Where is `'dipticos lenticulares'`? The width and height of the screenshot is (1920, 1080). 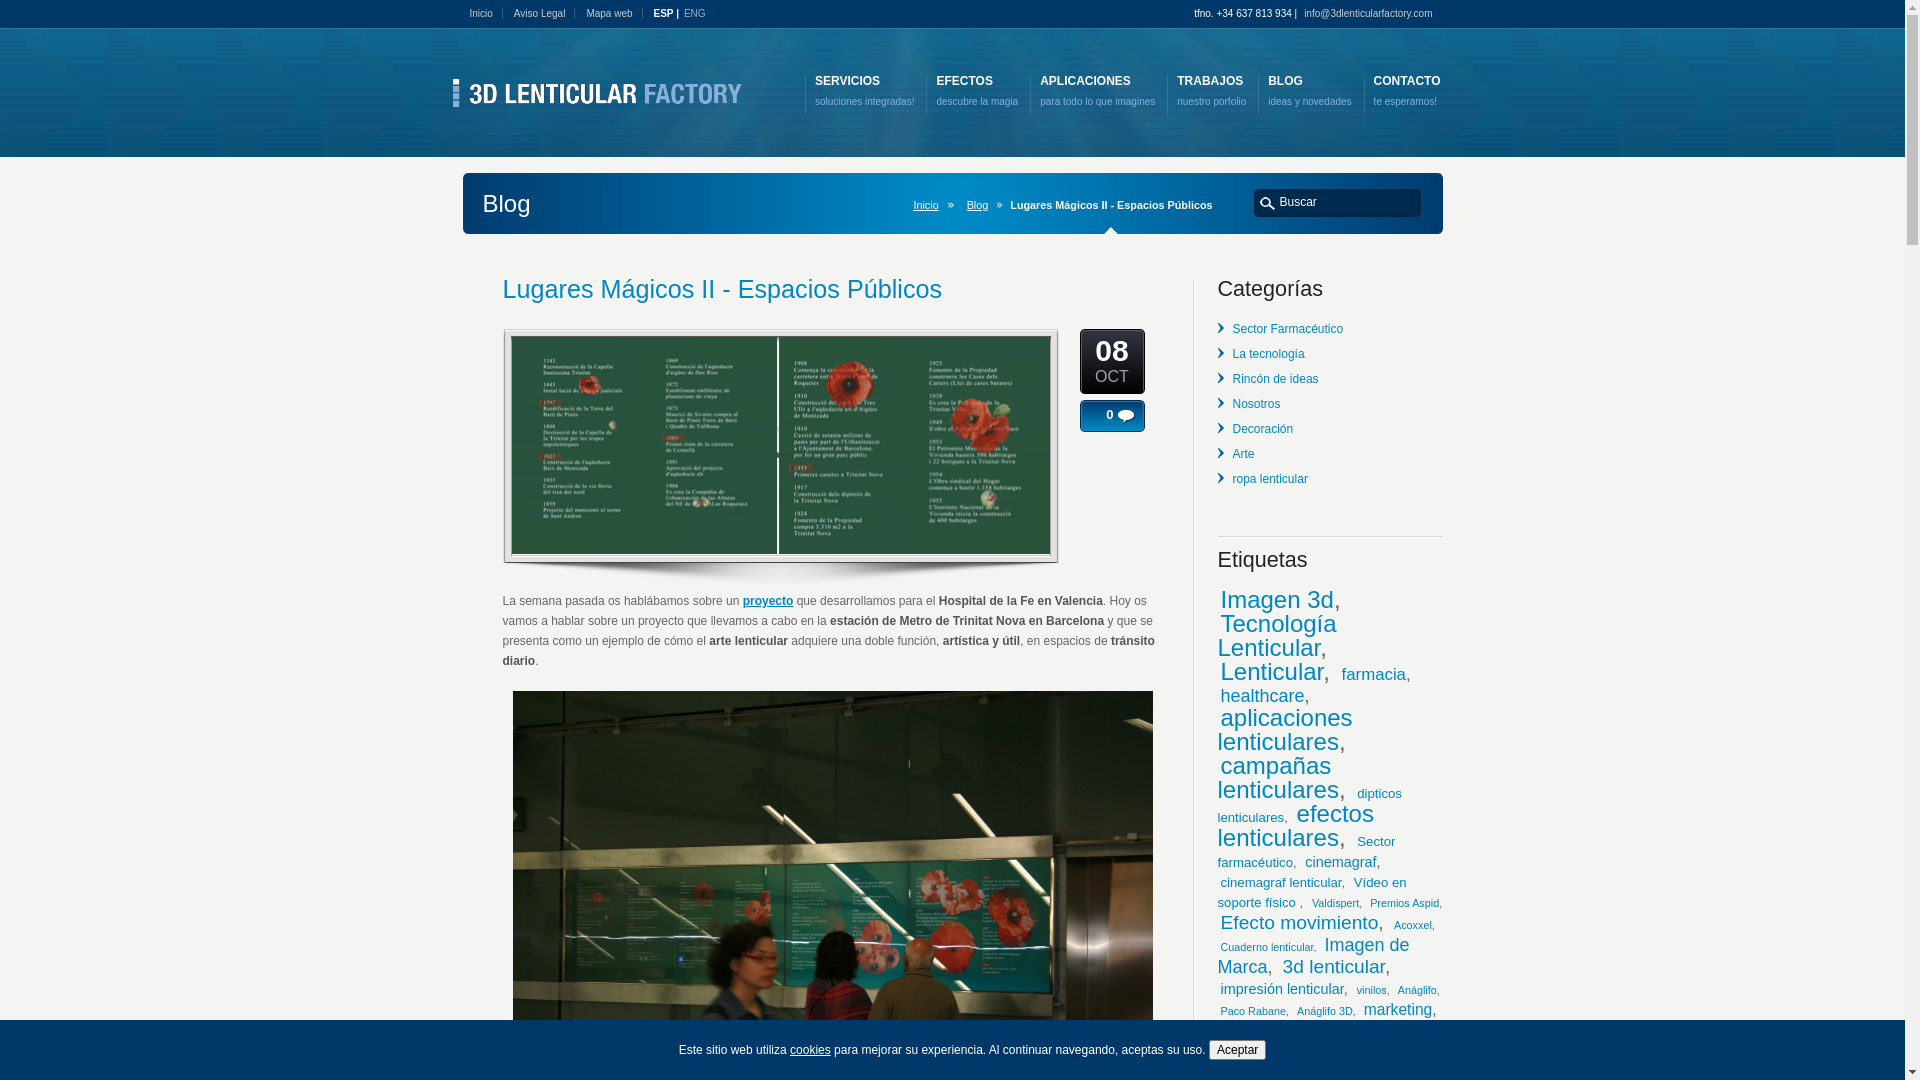 'dipticos lenticulares' is located at coordinates (1310, 804).